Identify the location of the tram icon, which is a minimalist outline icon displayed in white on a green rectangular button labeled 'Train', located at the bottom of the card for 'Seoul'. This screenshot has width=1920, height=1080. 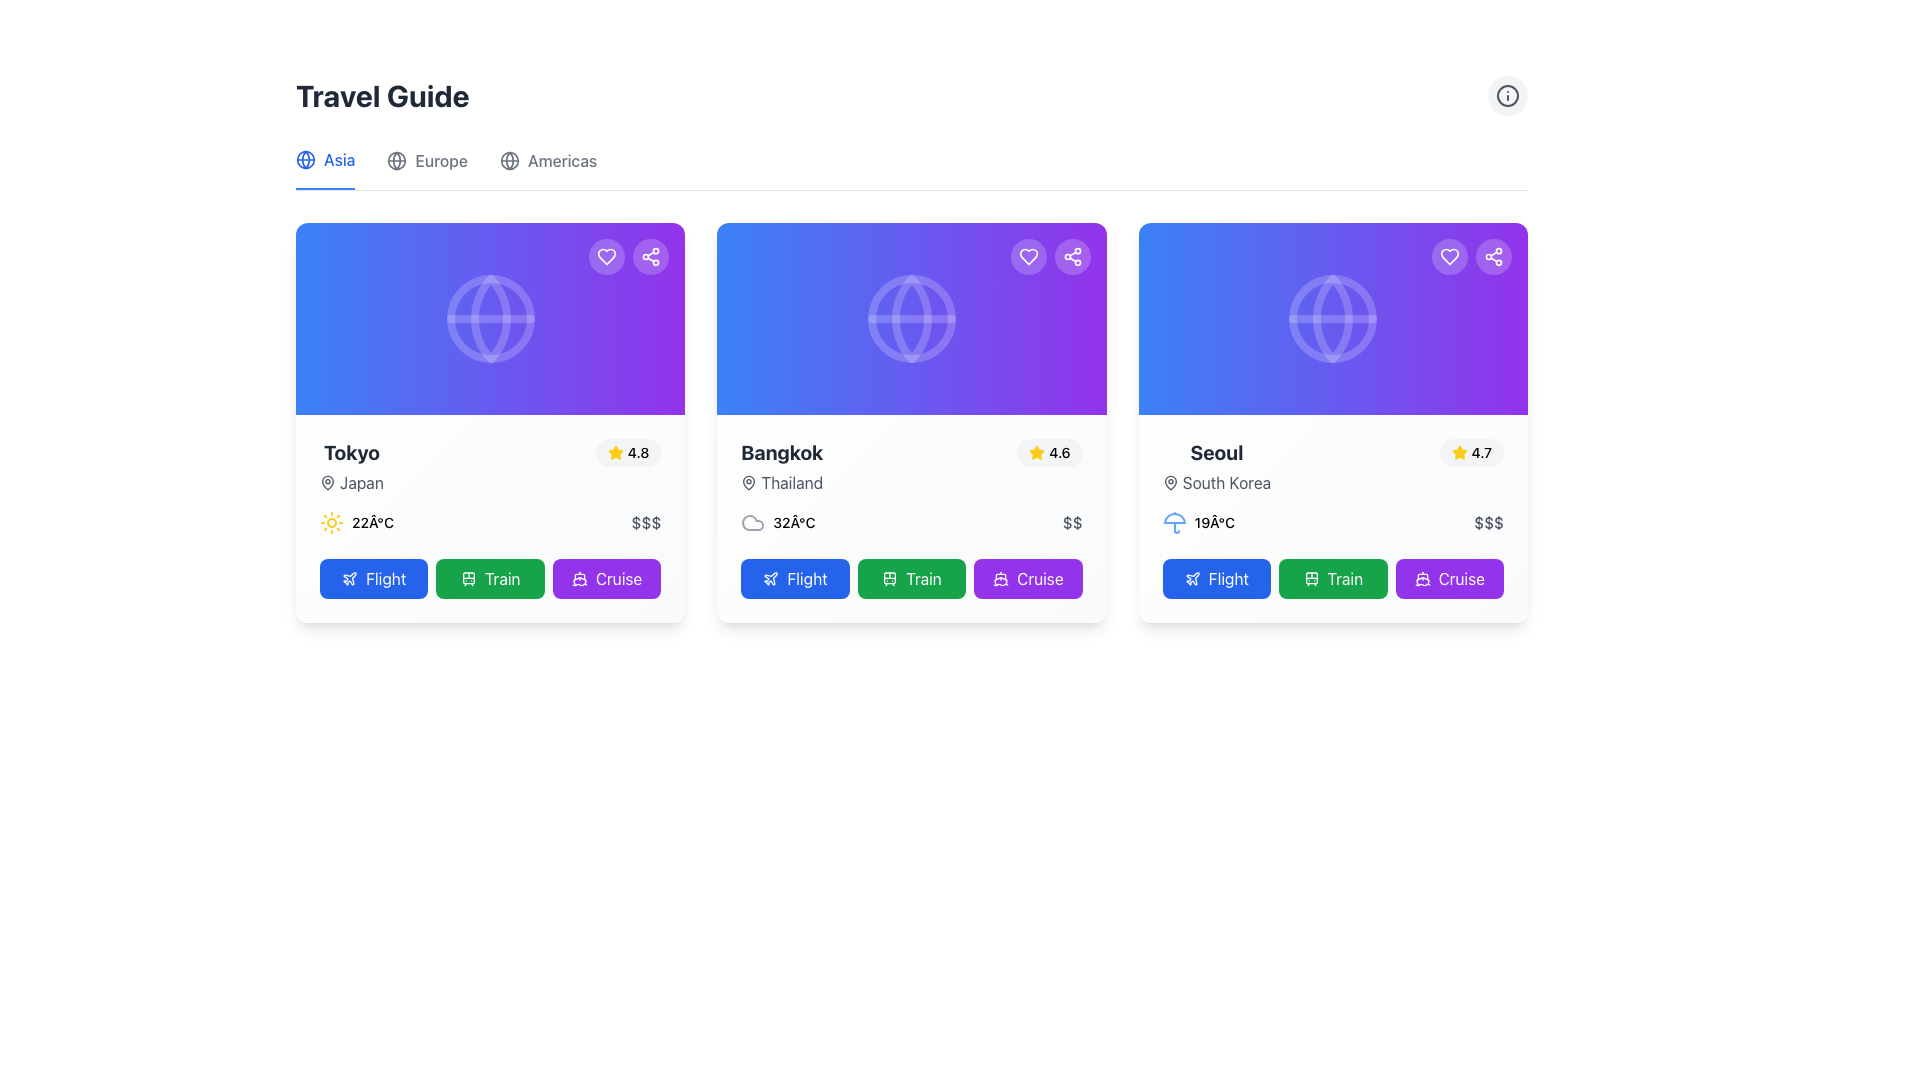
(1311, 578).